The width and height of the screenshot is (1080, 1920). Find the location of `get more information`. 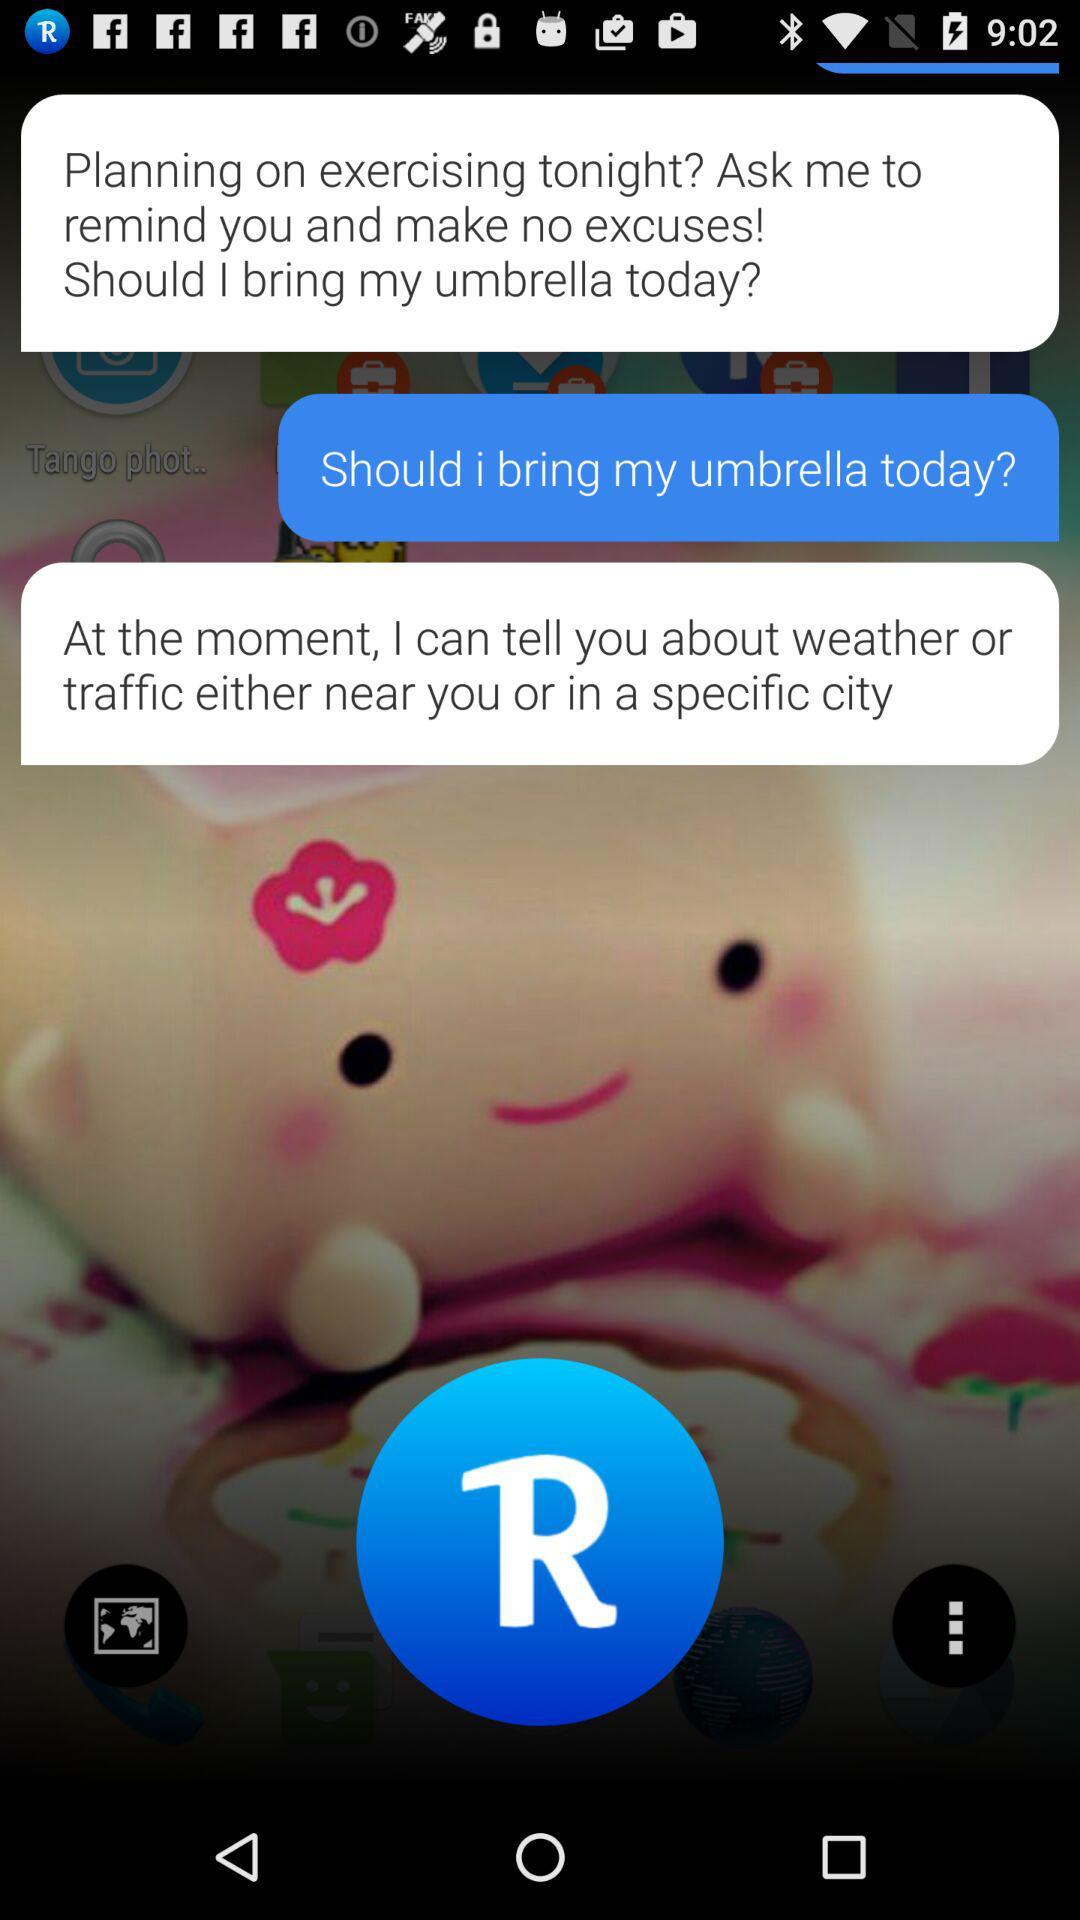

get more information is located at coordinates (952, 1626).